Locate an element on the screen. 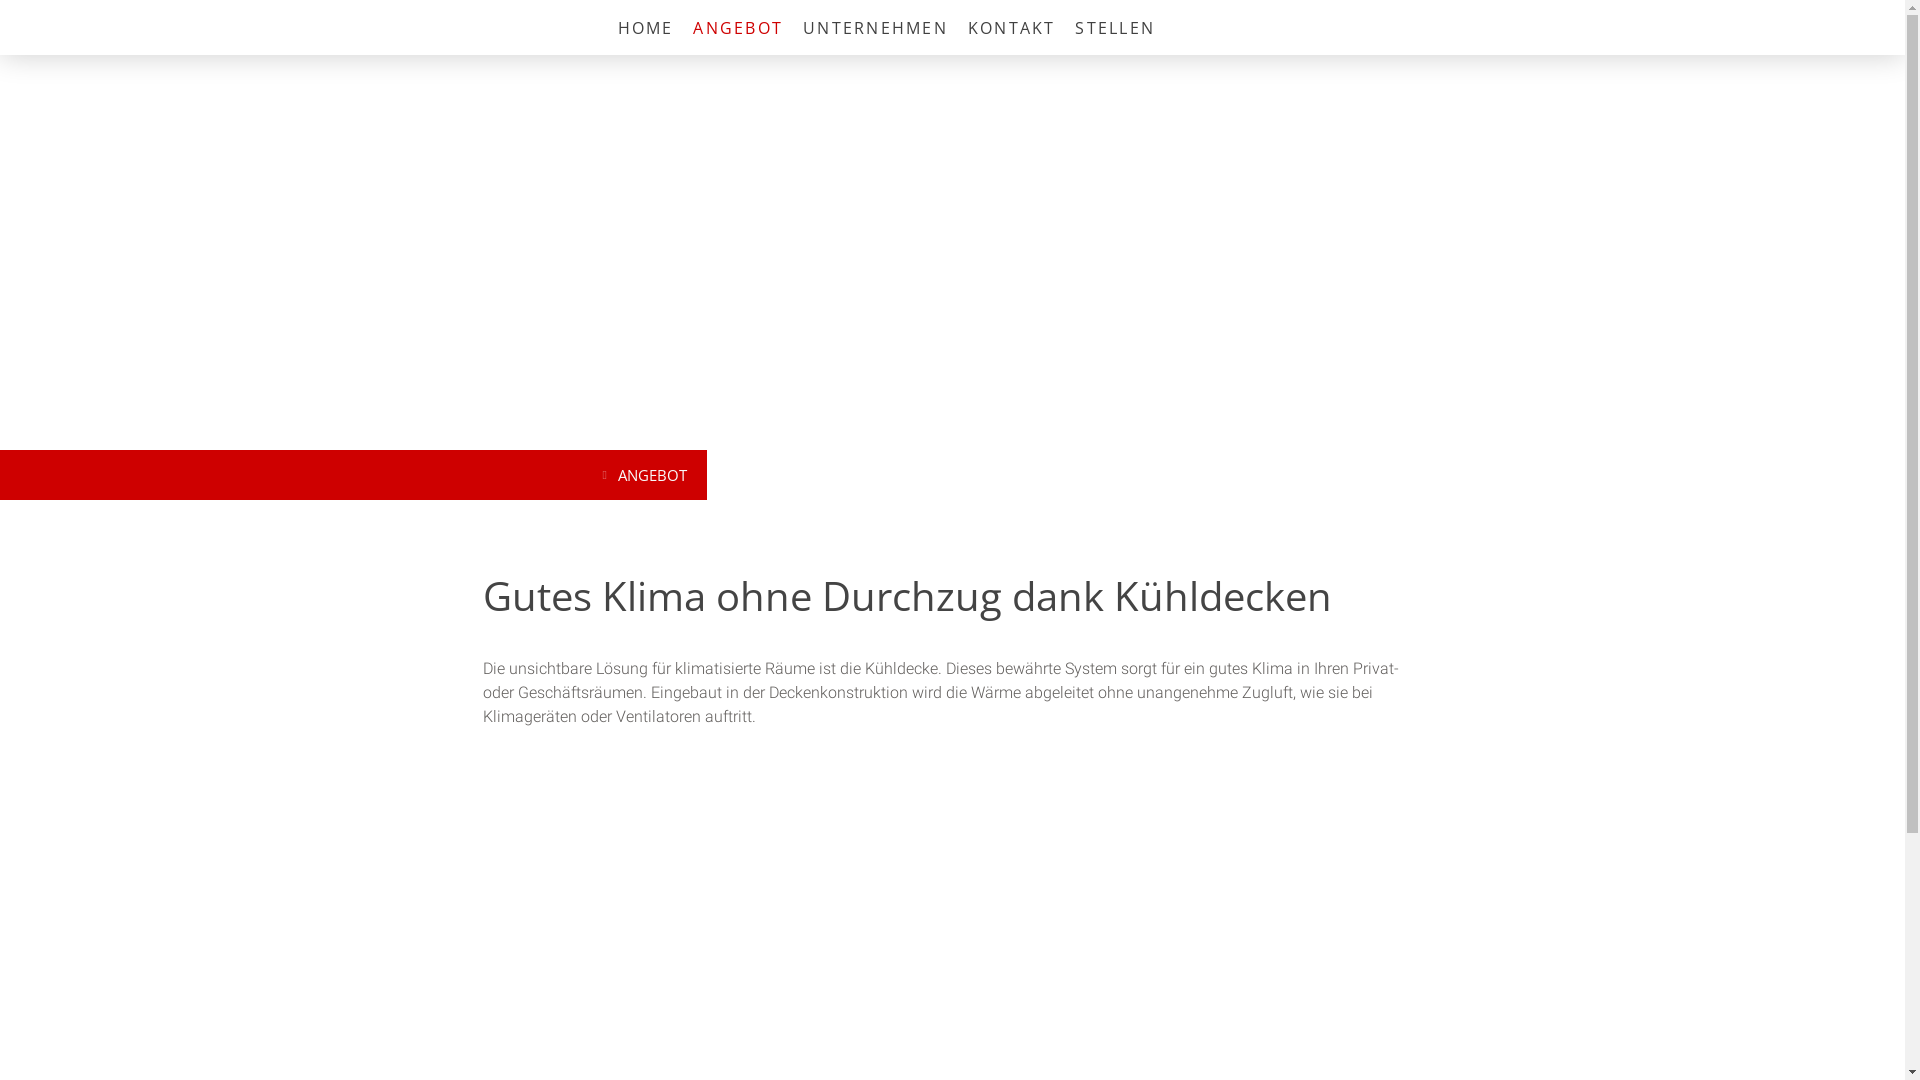 The image size is (1920, 1080). 'UNTERNEHMEN' is located at coordinates (791, 27).